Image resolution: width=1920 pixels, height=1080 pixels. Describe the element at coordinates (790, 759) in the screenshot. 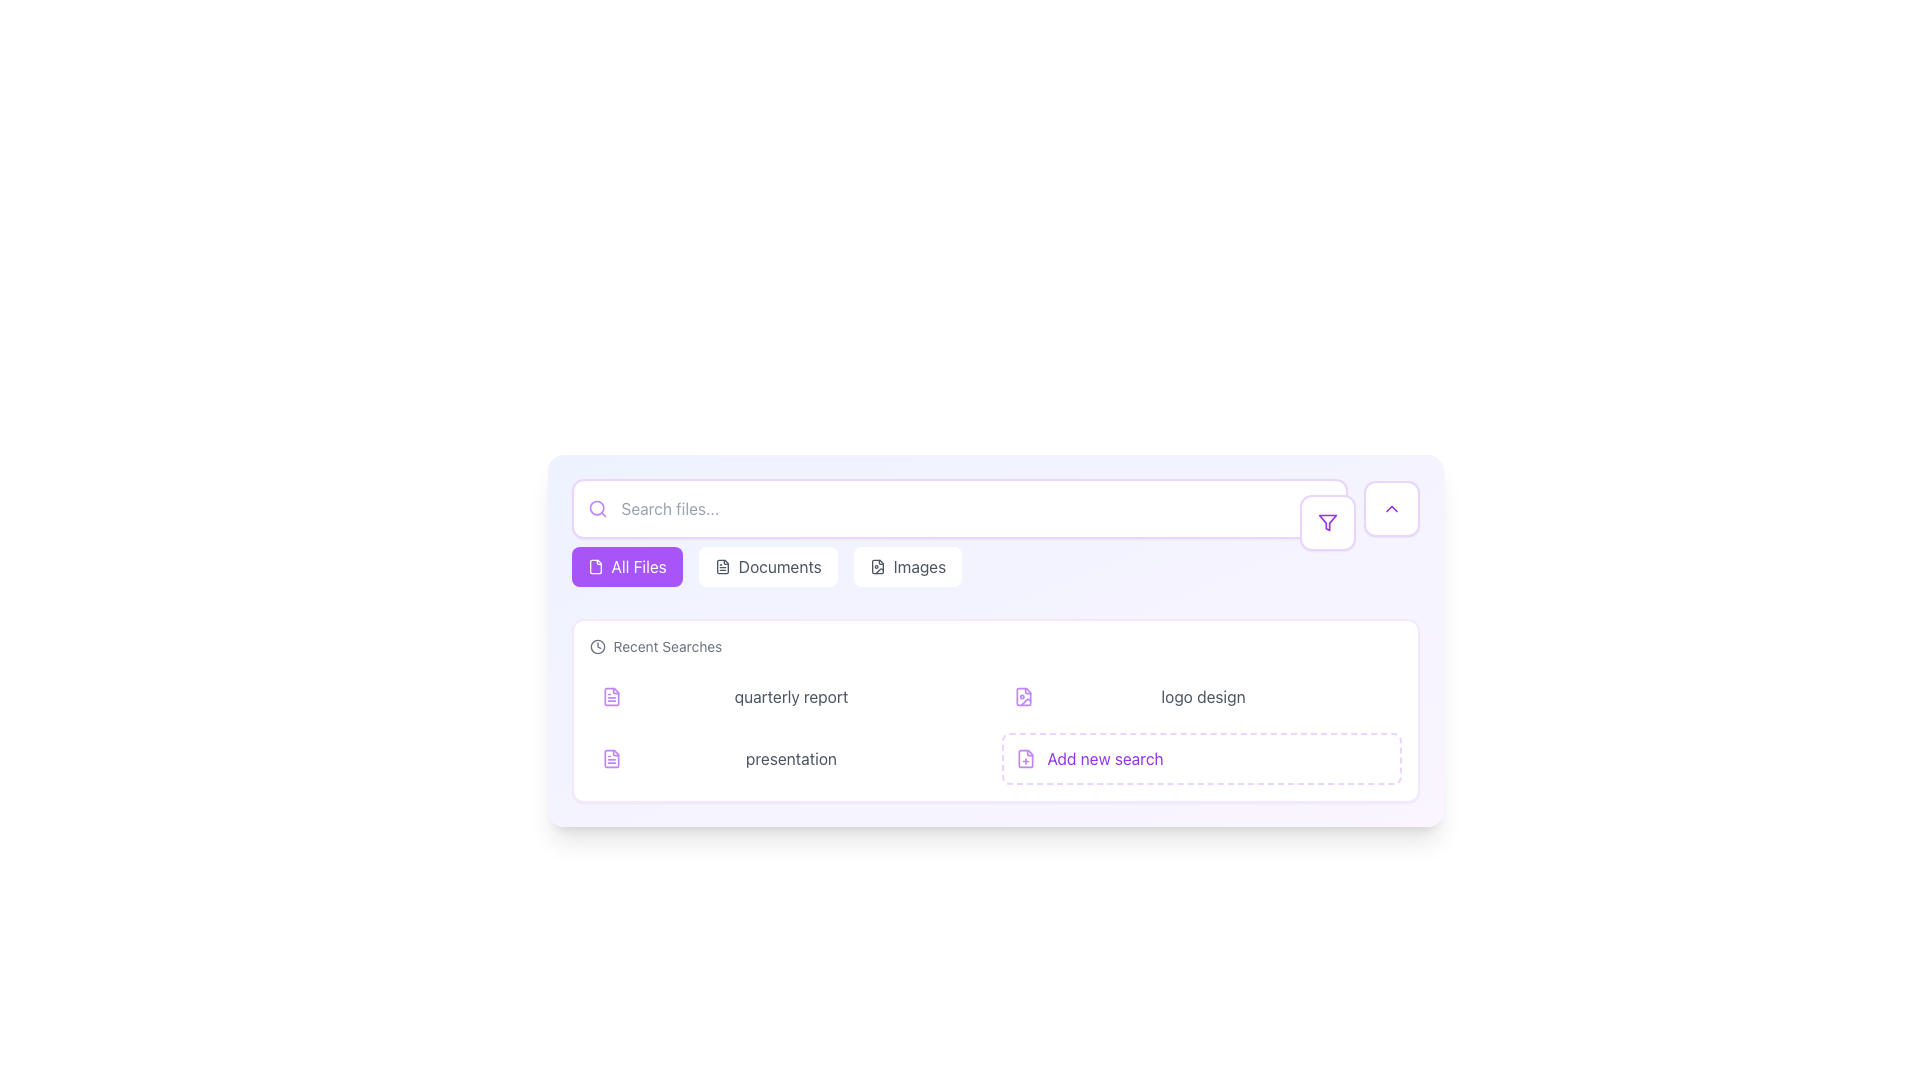

I see `the text label 'presentation' in the second entry of the recent searches list for additional actions` at that location.